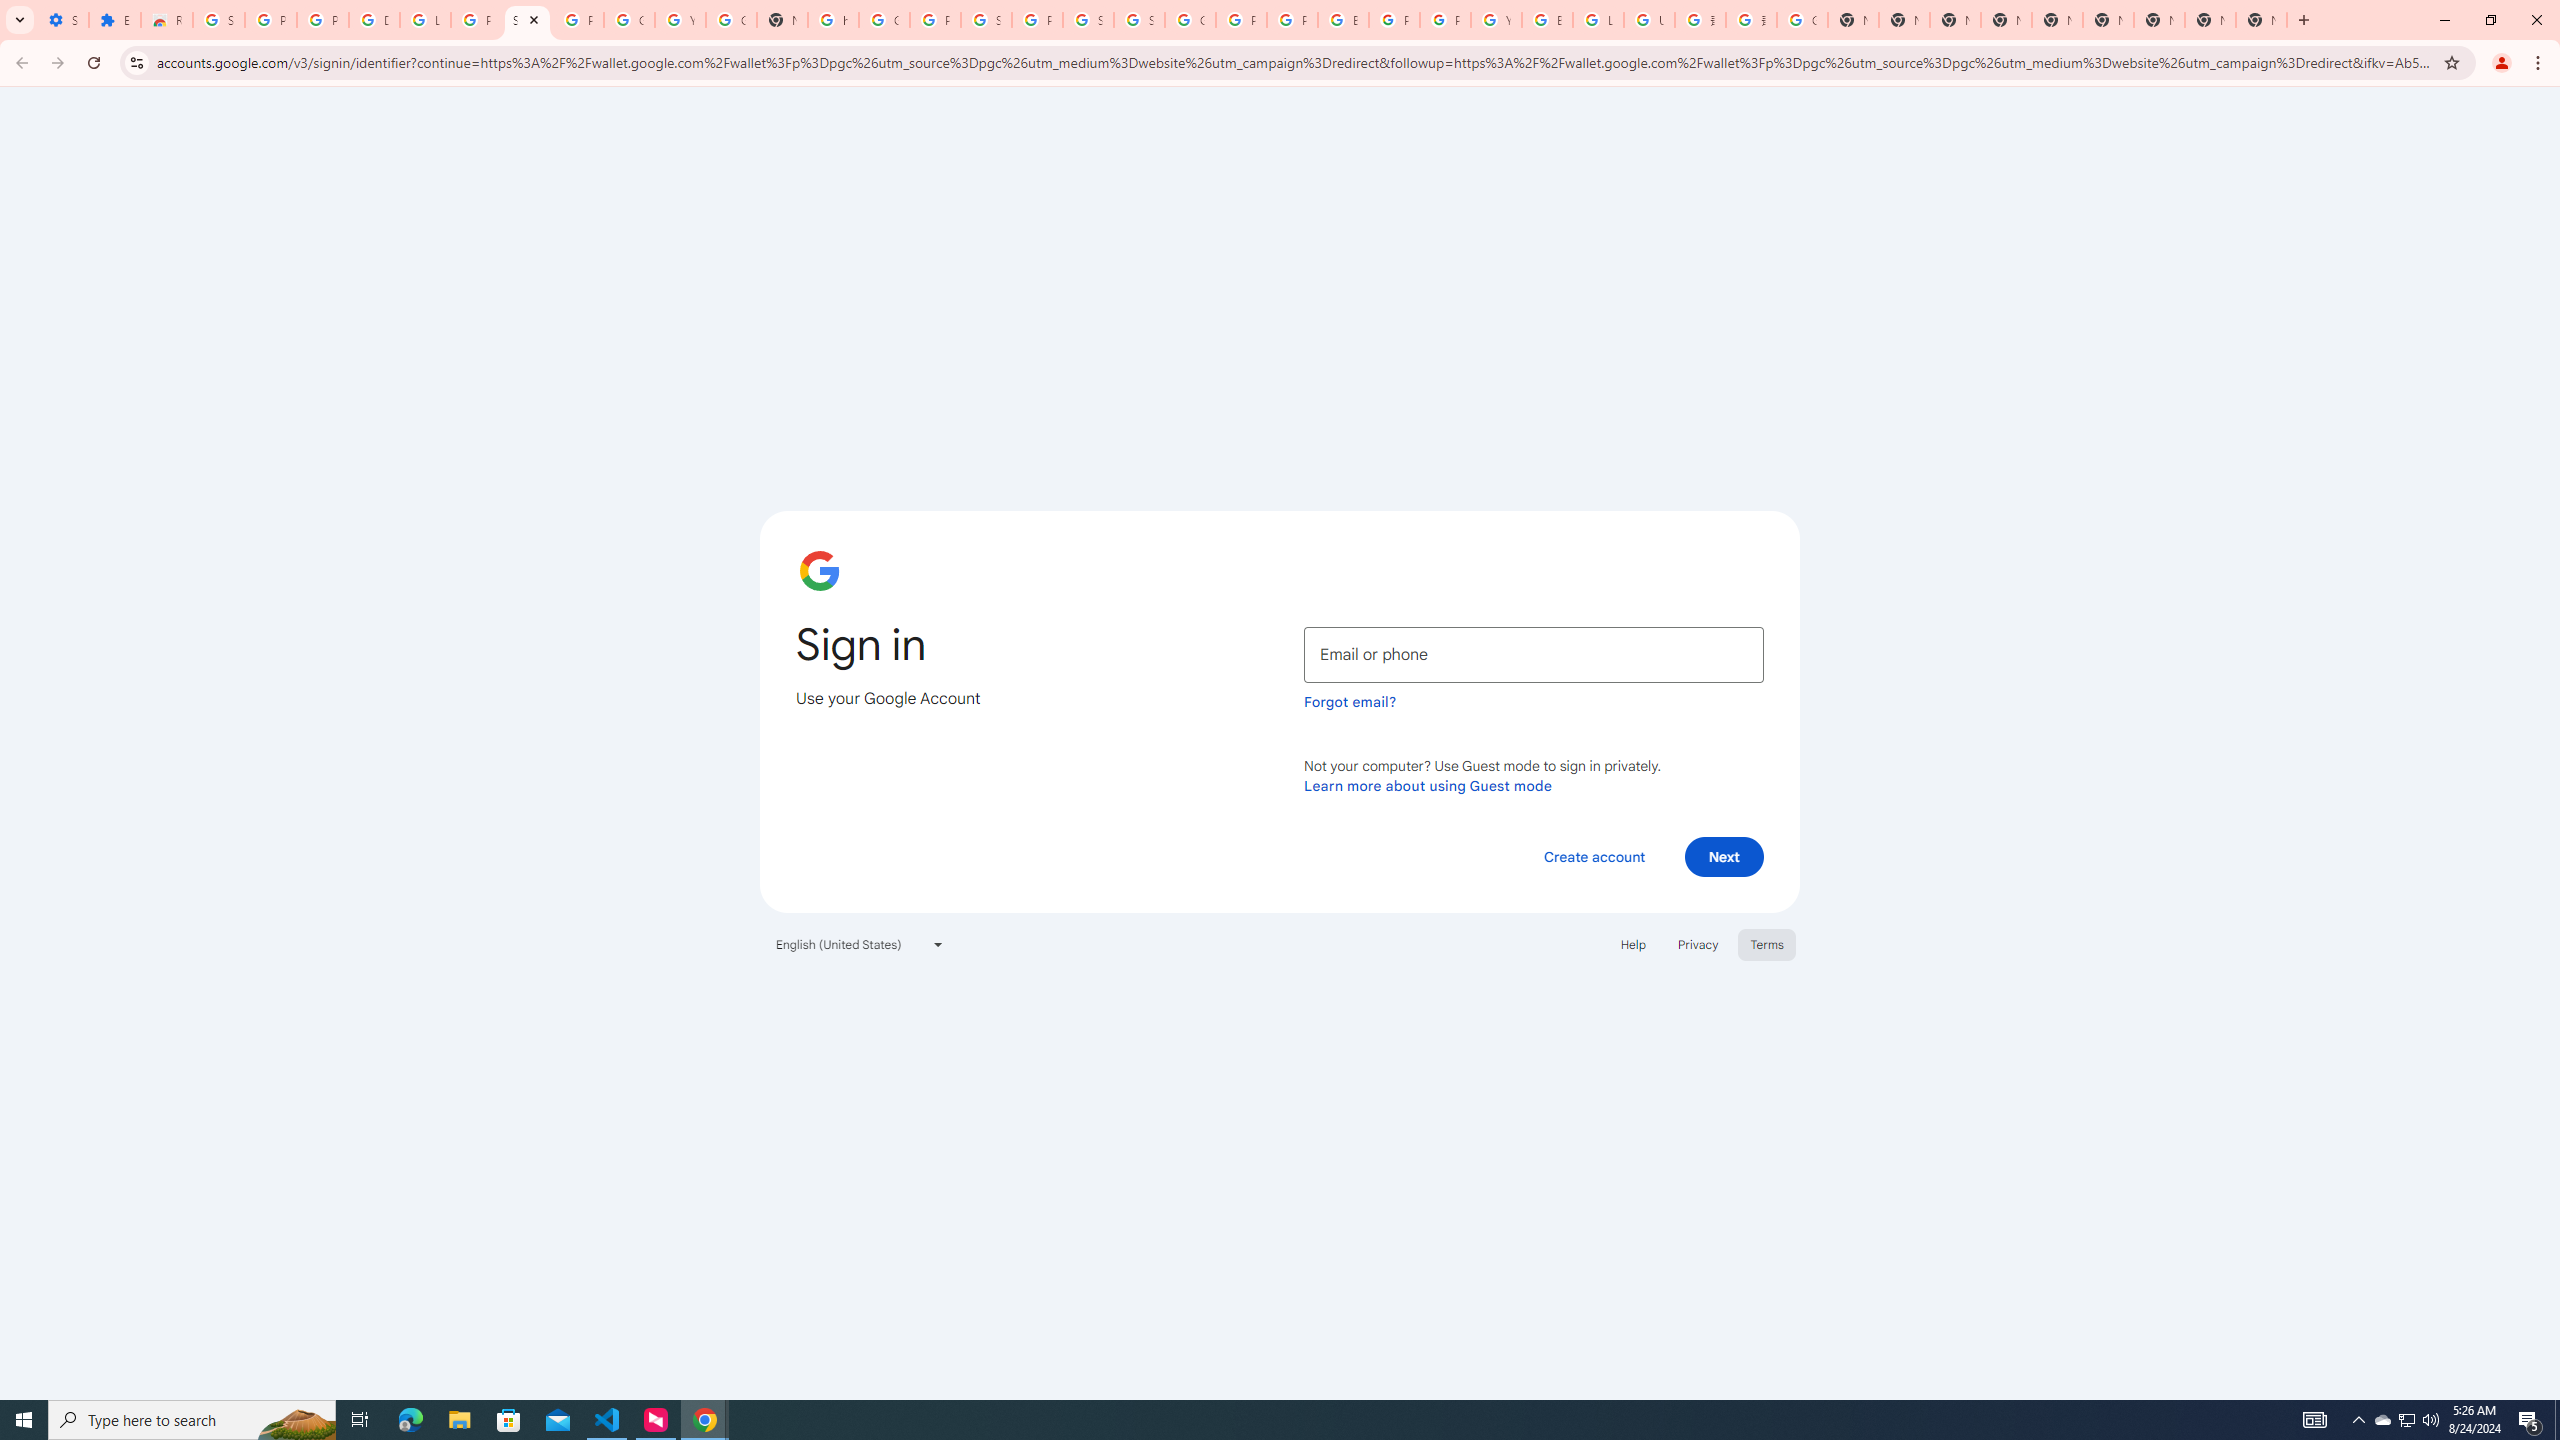  I want to click on 'Terms', so click(1766, 942).